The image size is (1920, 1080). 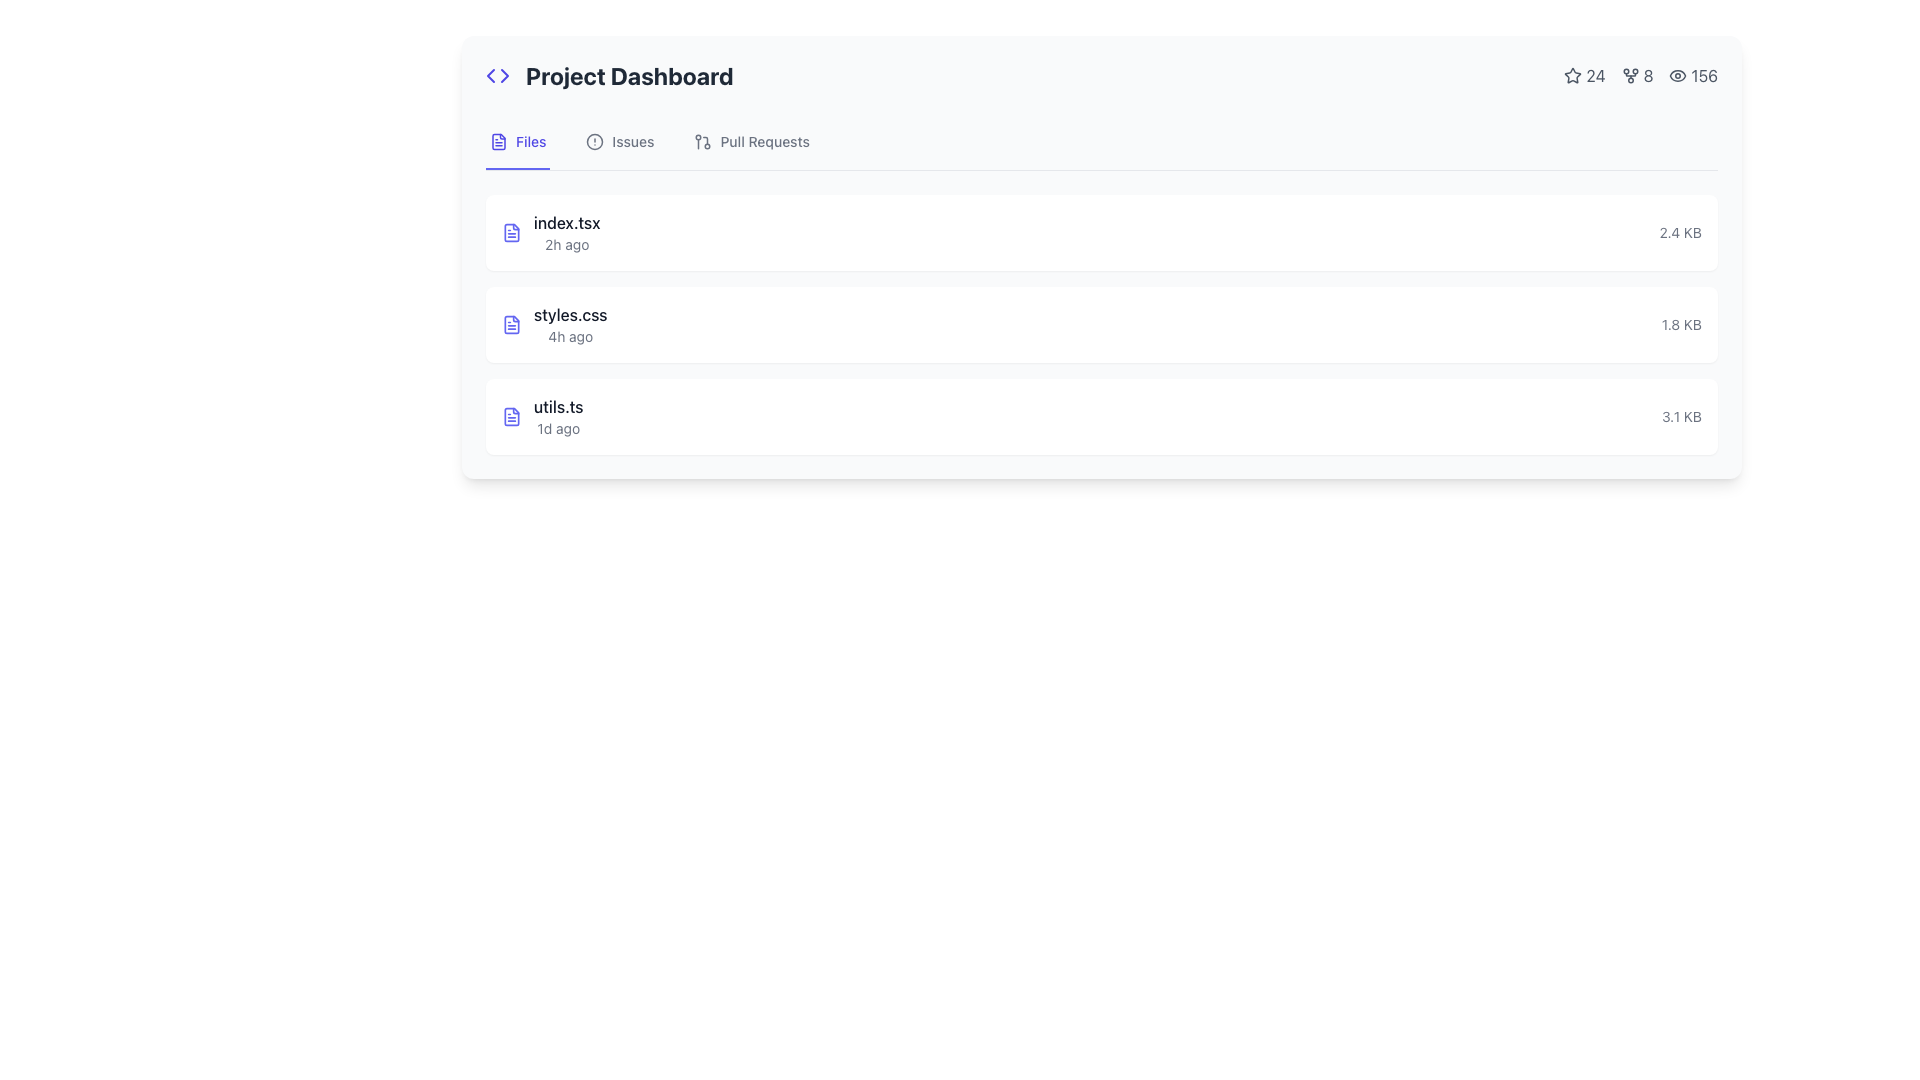 I want to click on the 'Pull Requests' icon located to the left of the 'Pull Requests' text in the navigation bar, so click(x=703, y=141).